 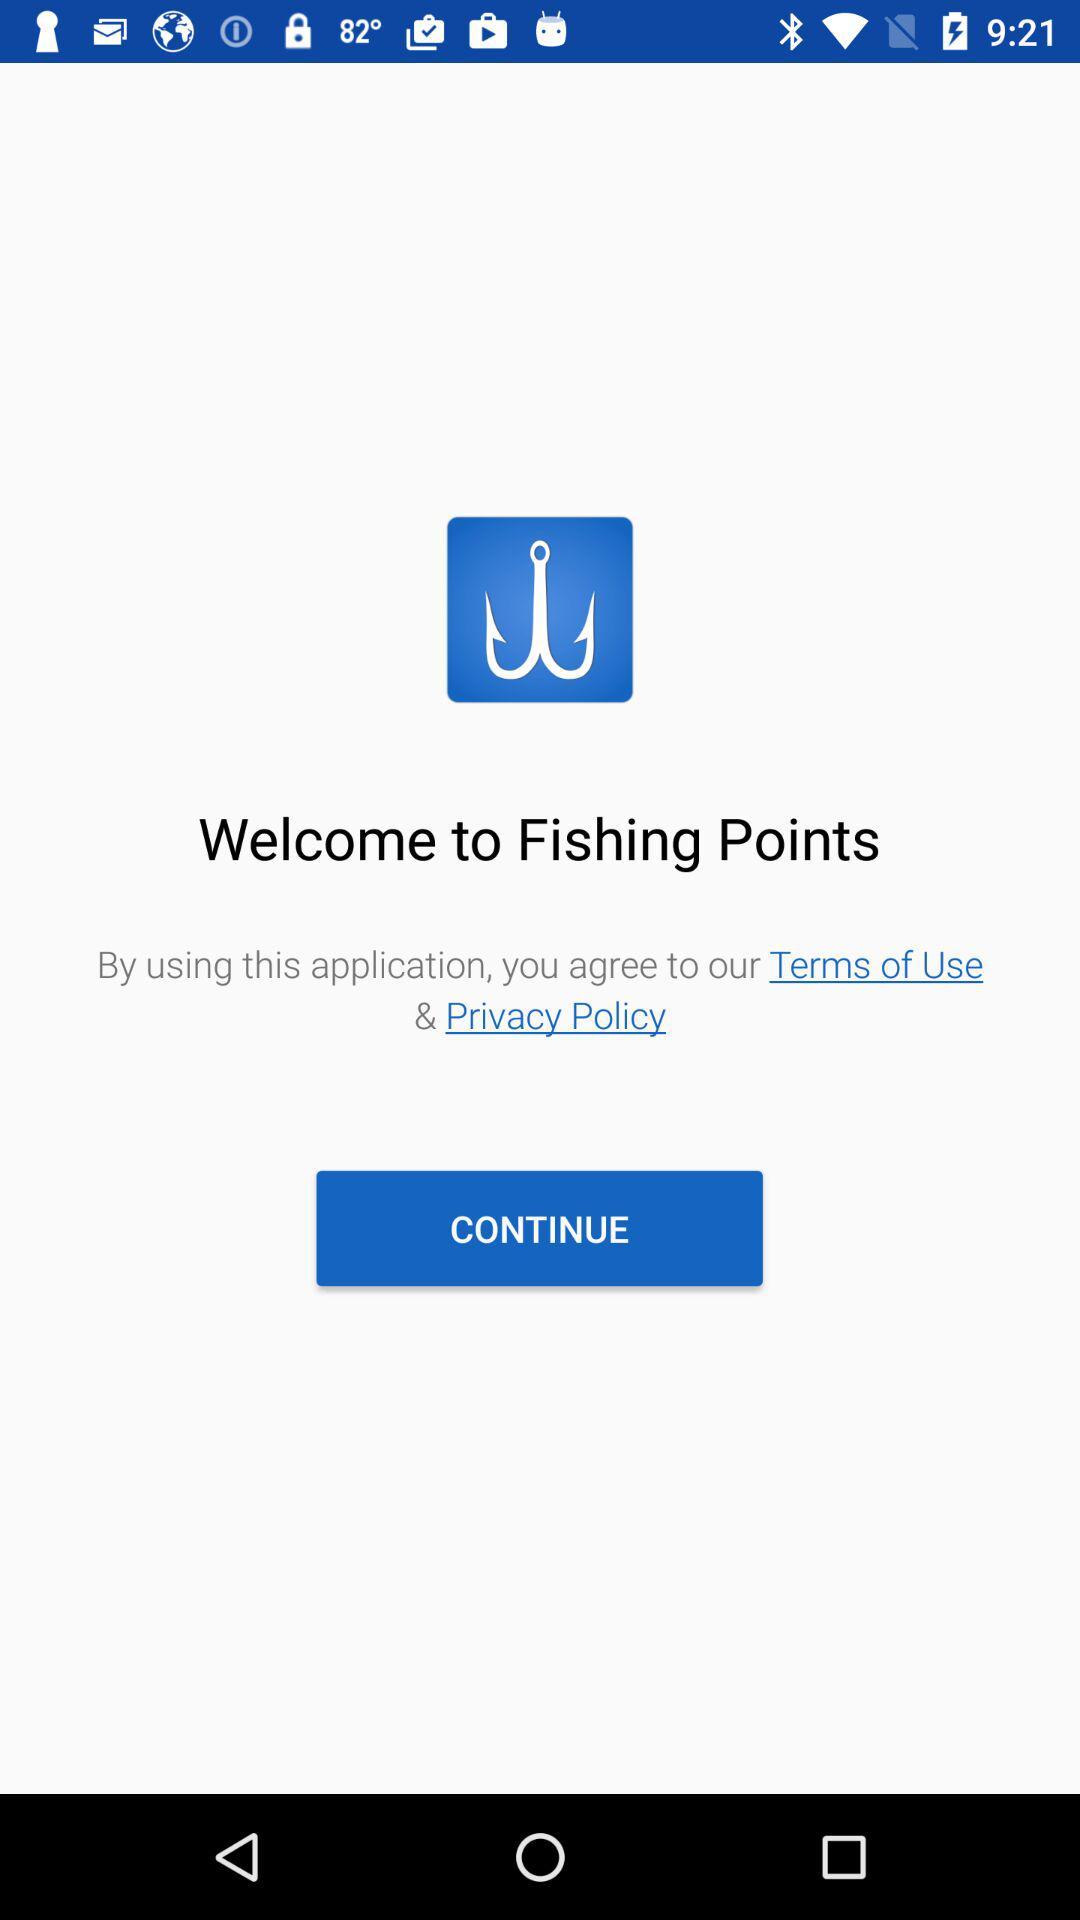 What do you see at coordinates (540, 989) in the screenshot?
I see `the by using this` at bounding box center [540, 989].